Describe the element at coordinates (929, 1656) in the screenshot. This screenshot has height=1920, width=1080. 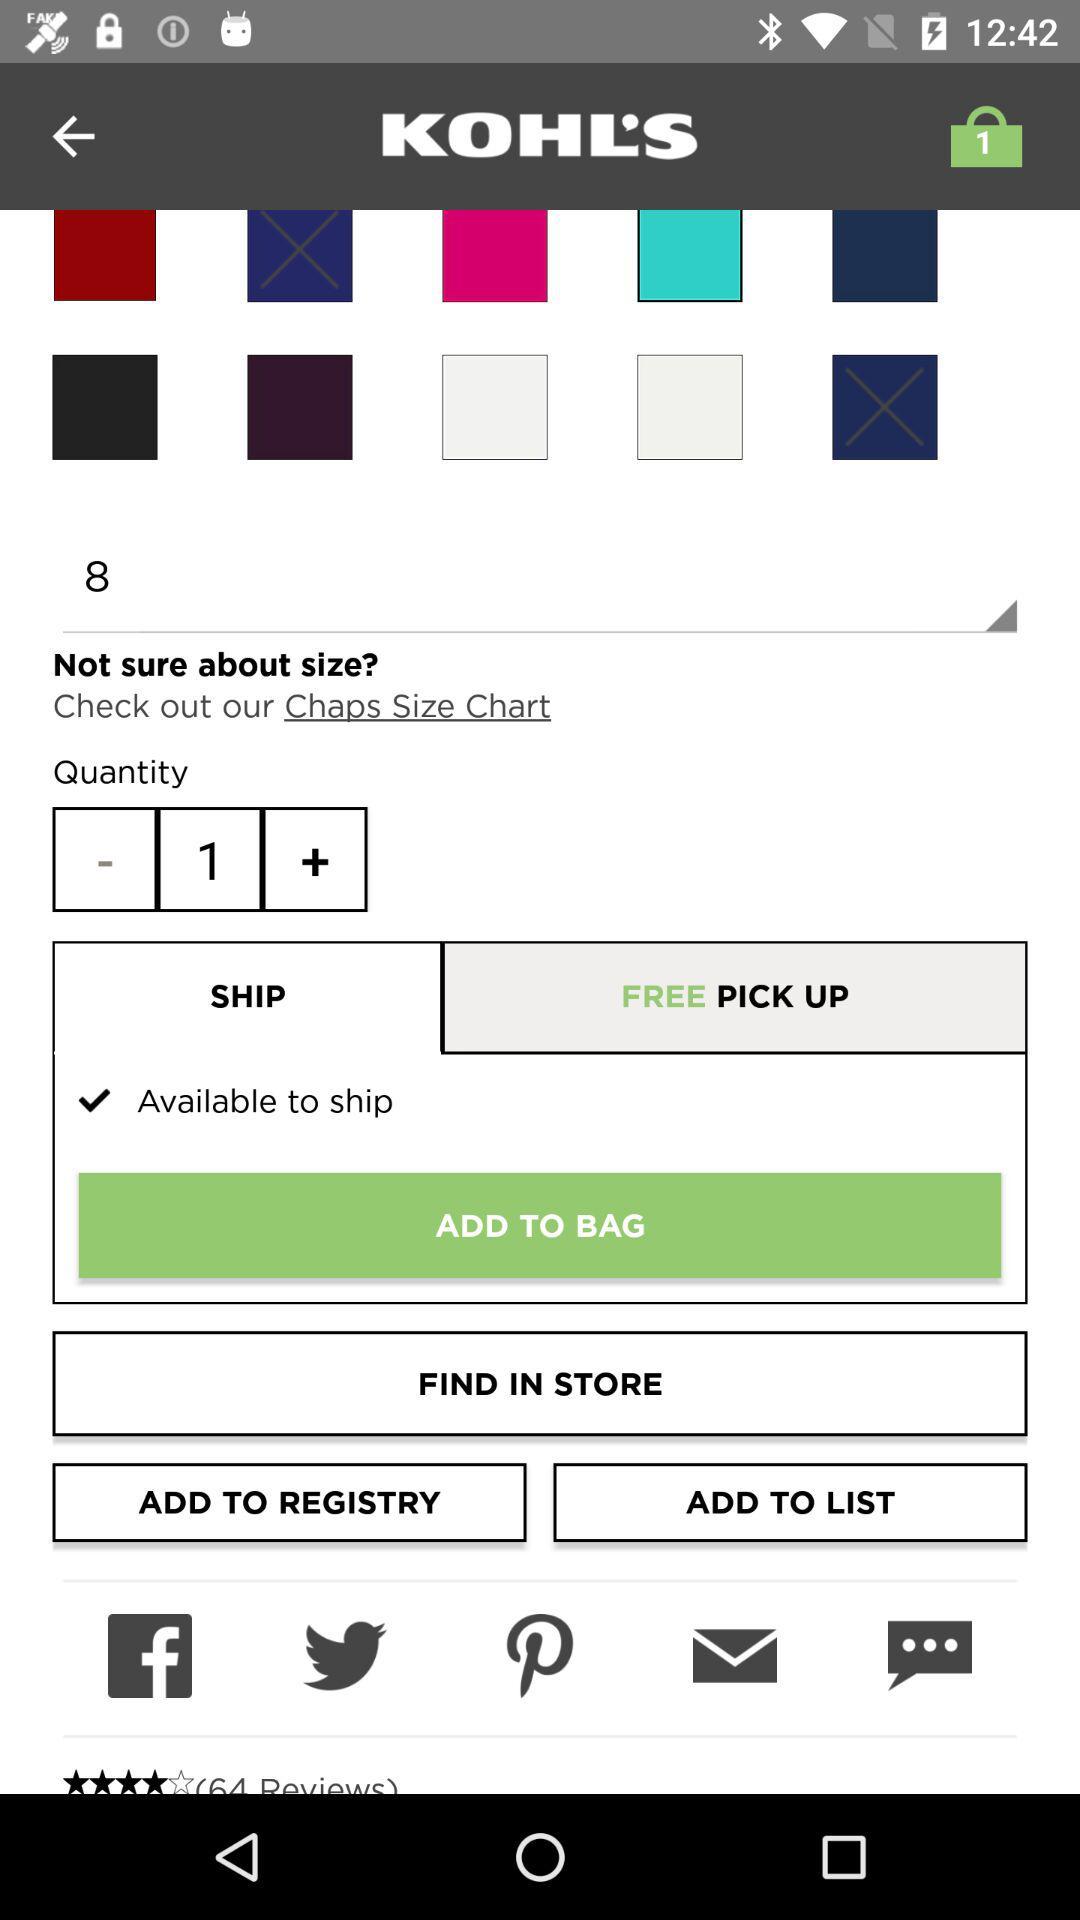
I see `the chat icon` at that location.